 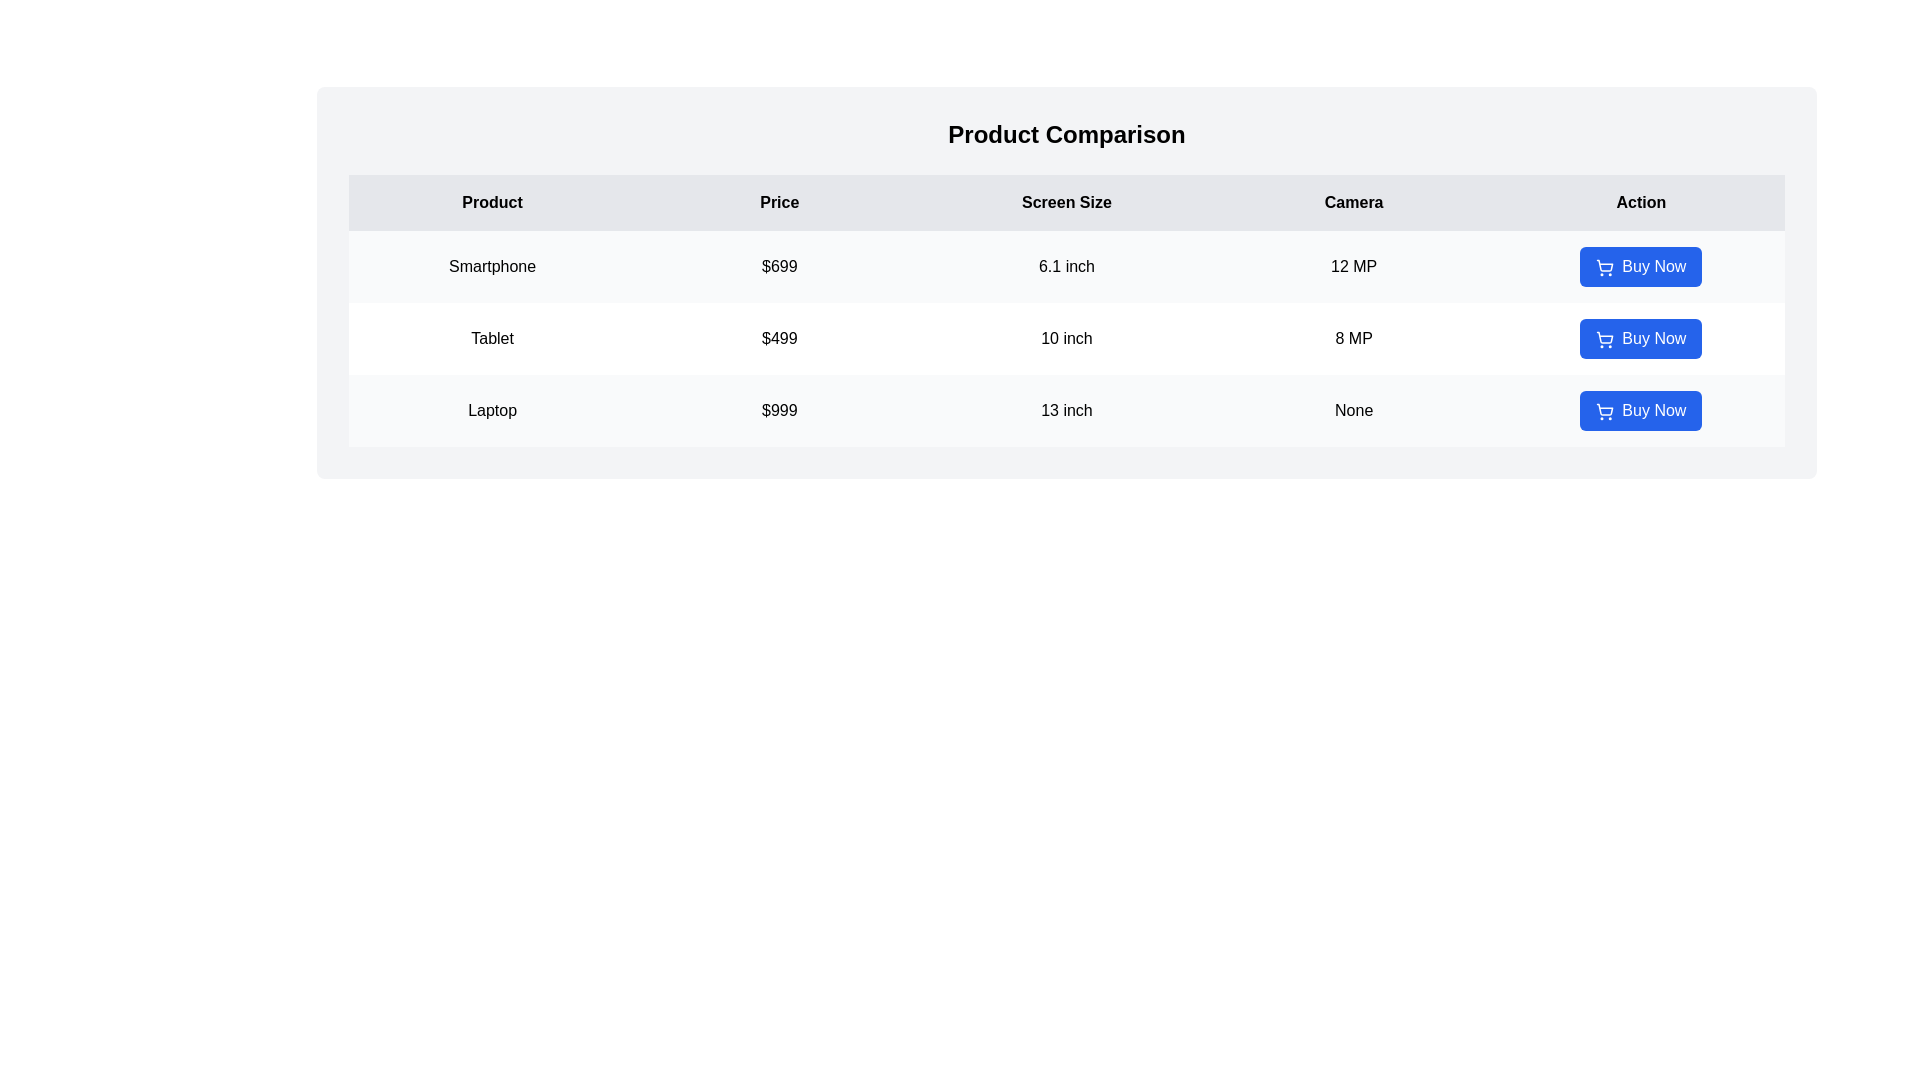 I want to click on the text '<text>' in the table to select it, so click(x=492, y=265).